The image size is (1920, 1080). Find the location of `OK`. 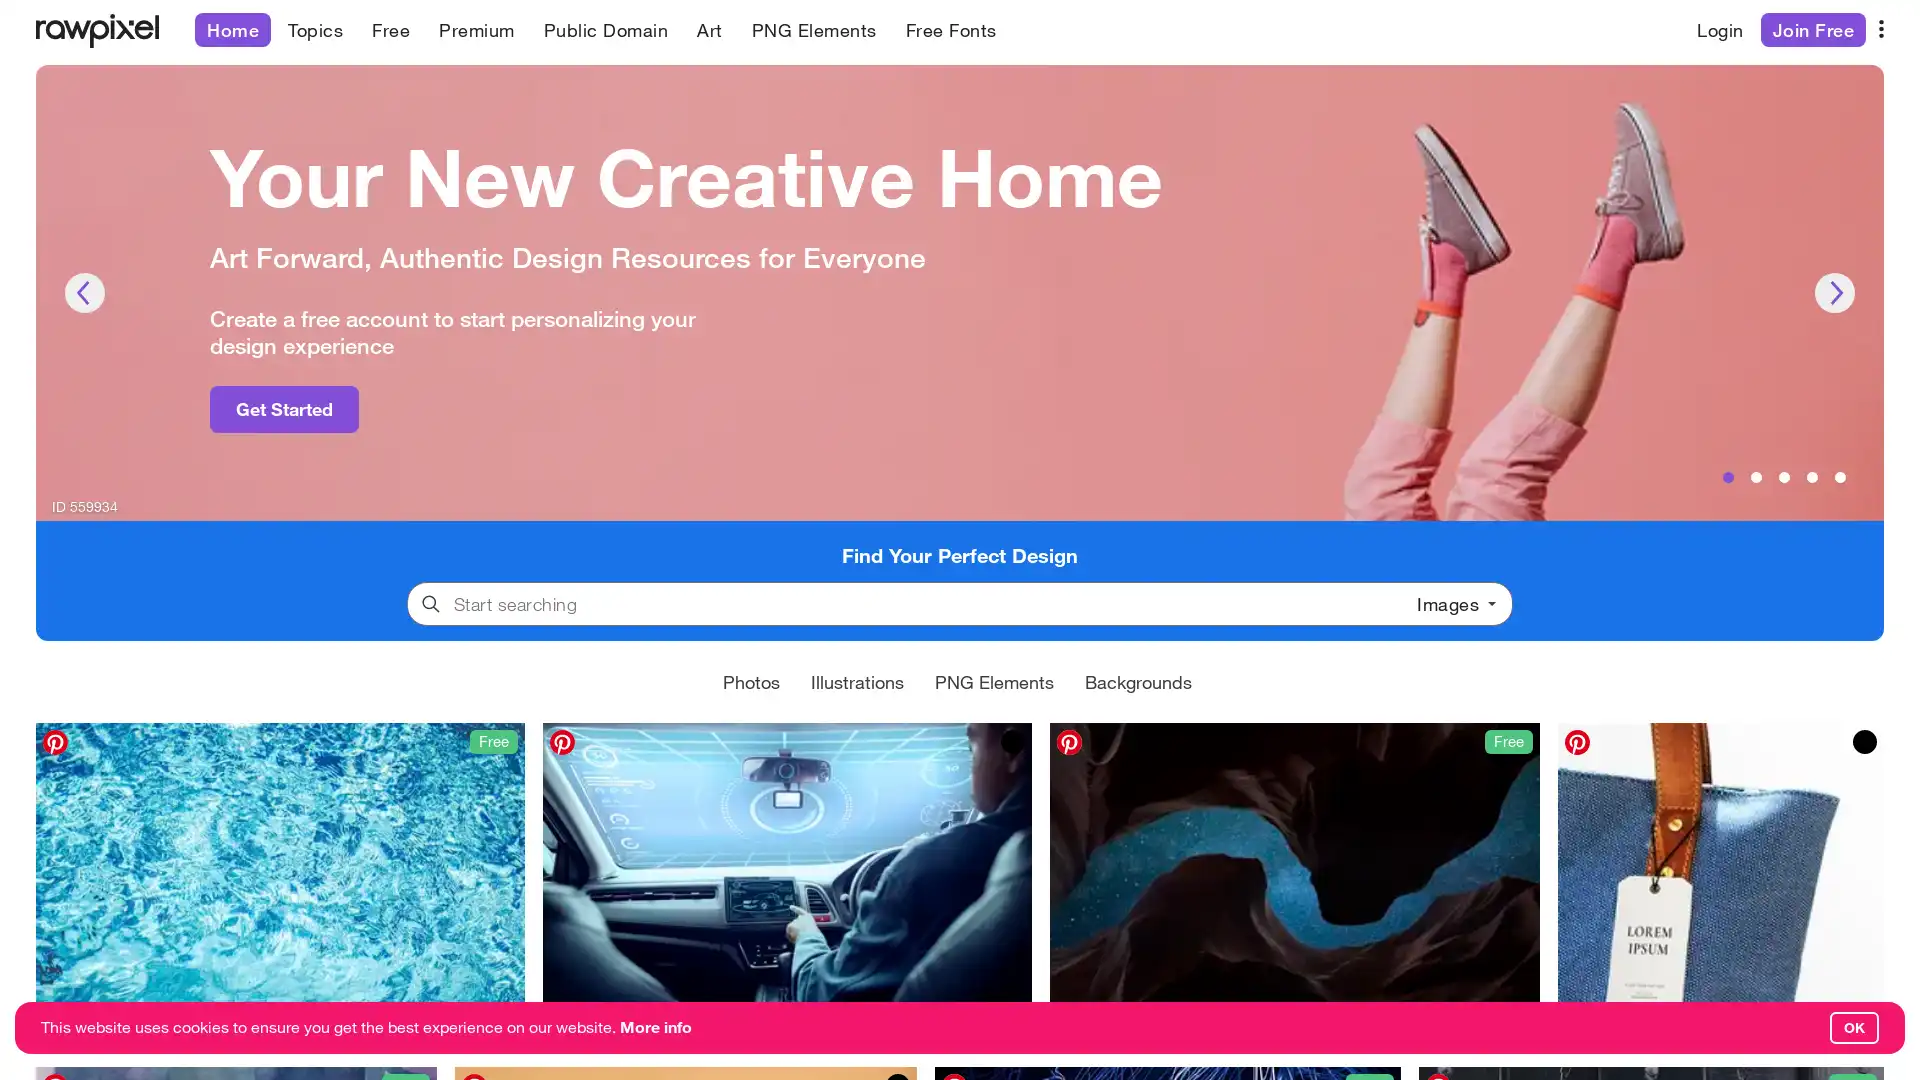

OK is located at coordinates (1853, 1028).